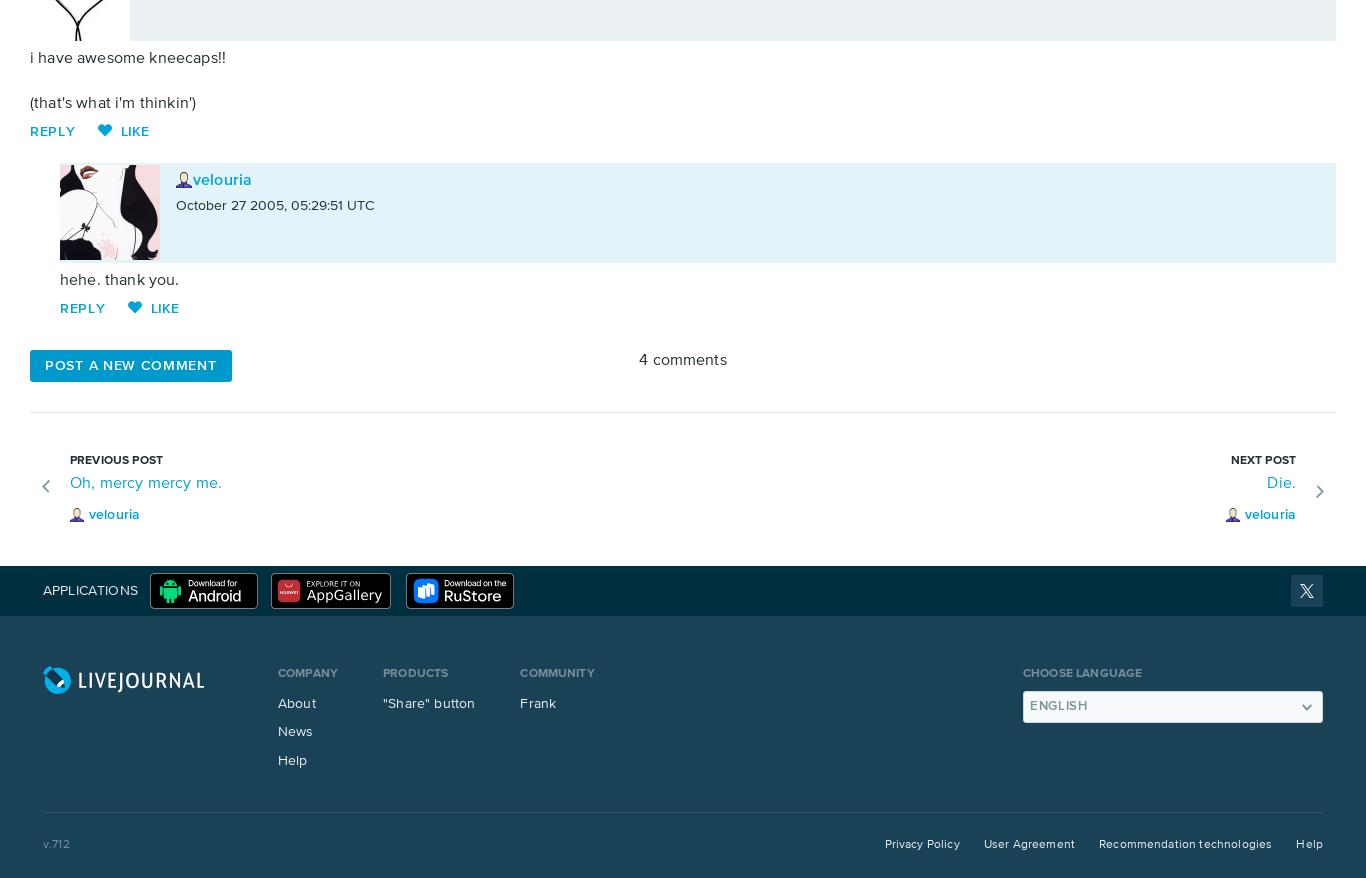 The width and height of the screenshot is (1366, 878). Describe the element at coordinates (428, 702) in the screenshot. I see `'"Share" button'` at that location.